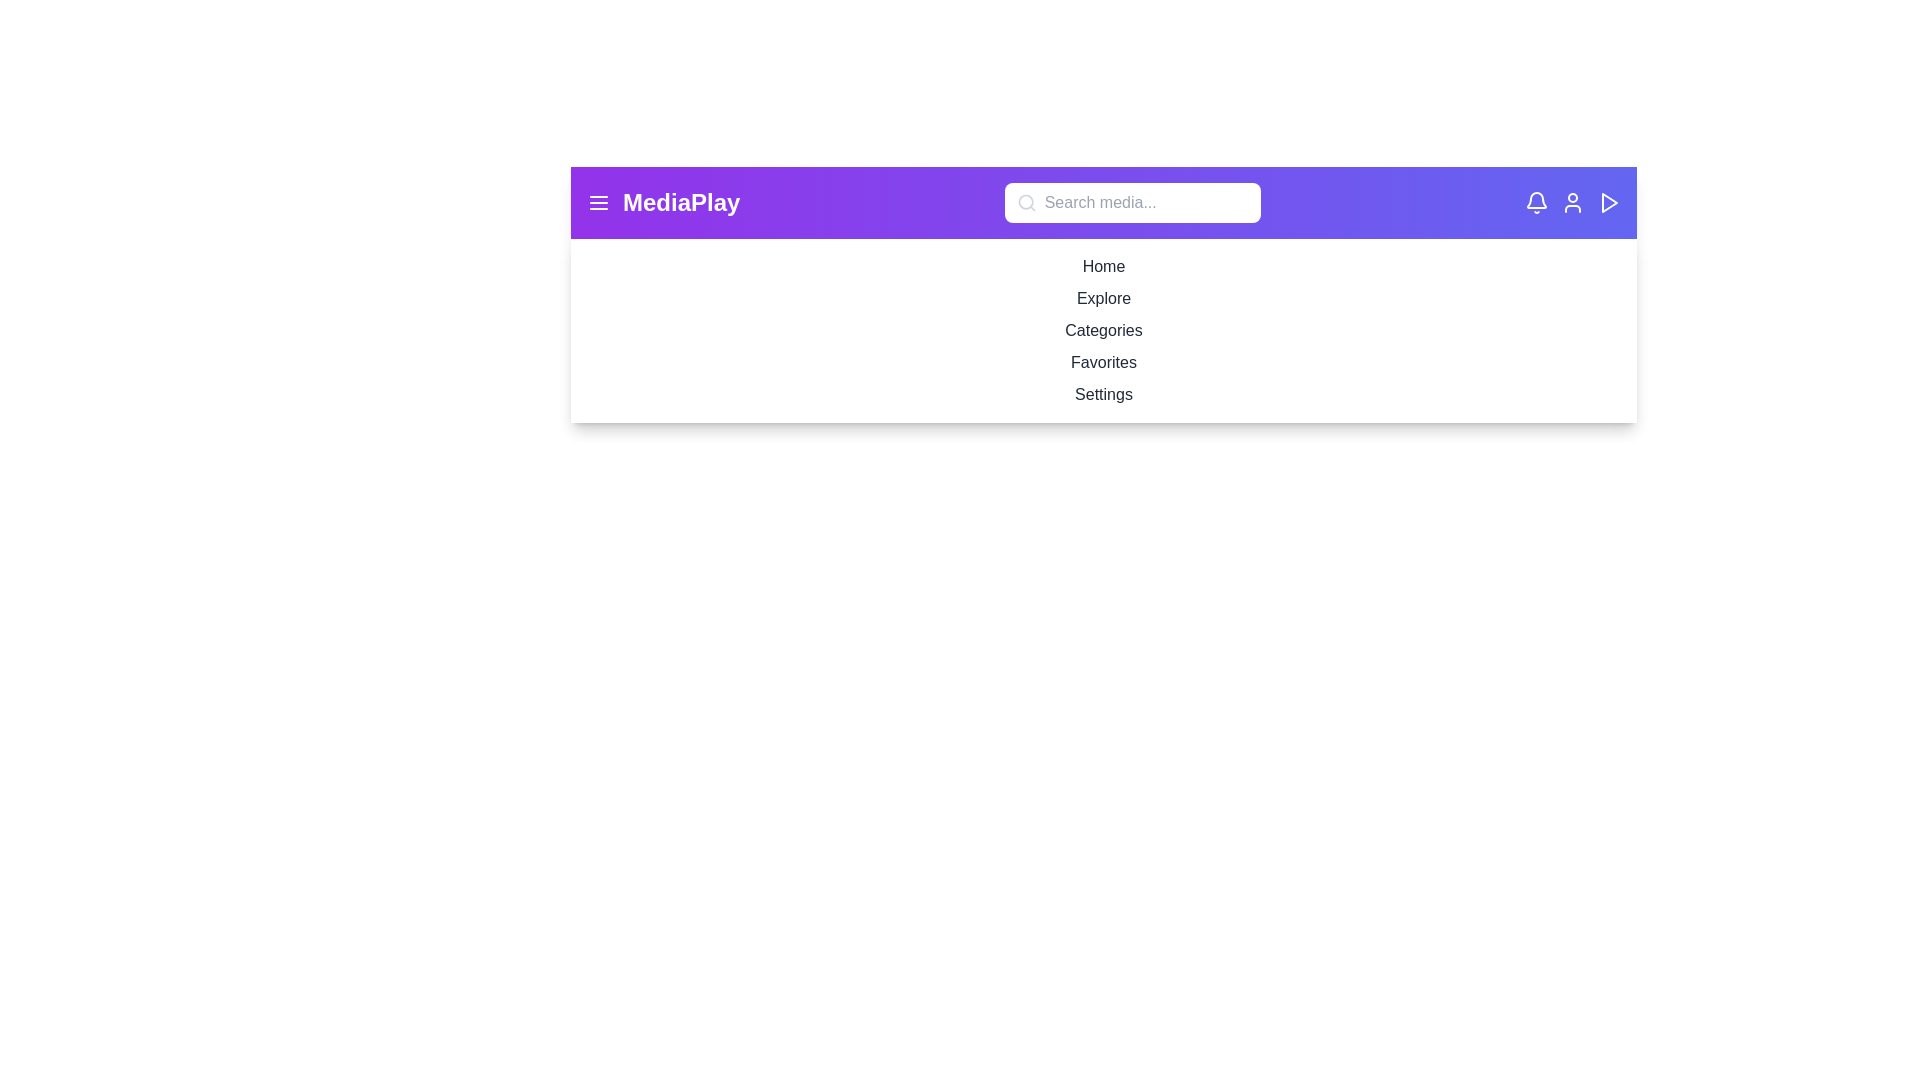  I want to click on the search box located in the top bar of the interface, which features a gradient background transitioning from purple to indigo and contains the text 'MediaPlay' on the left side, so click(1103, 203).